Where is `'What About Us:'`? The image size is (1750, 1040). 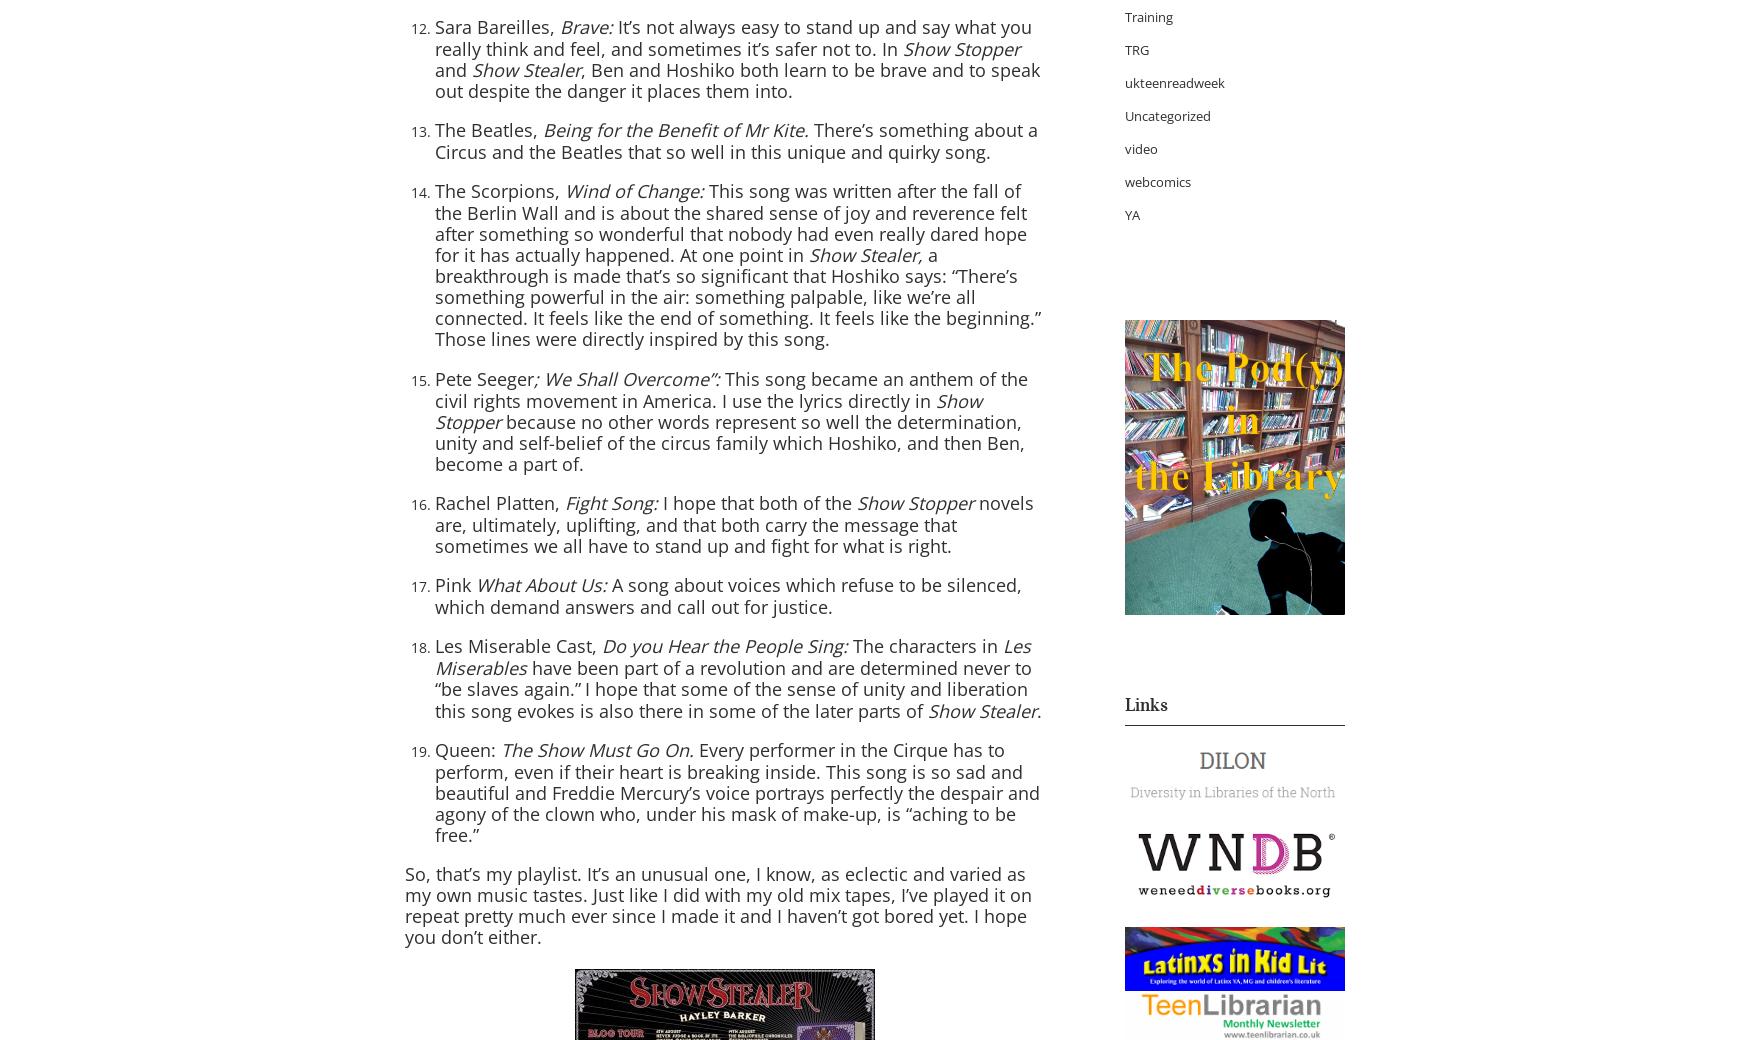
'What About Us:' is located at coordinates (543, 584).